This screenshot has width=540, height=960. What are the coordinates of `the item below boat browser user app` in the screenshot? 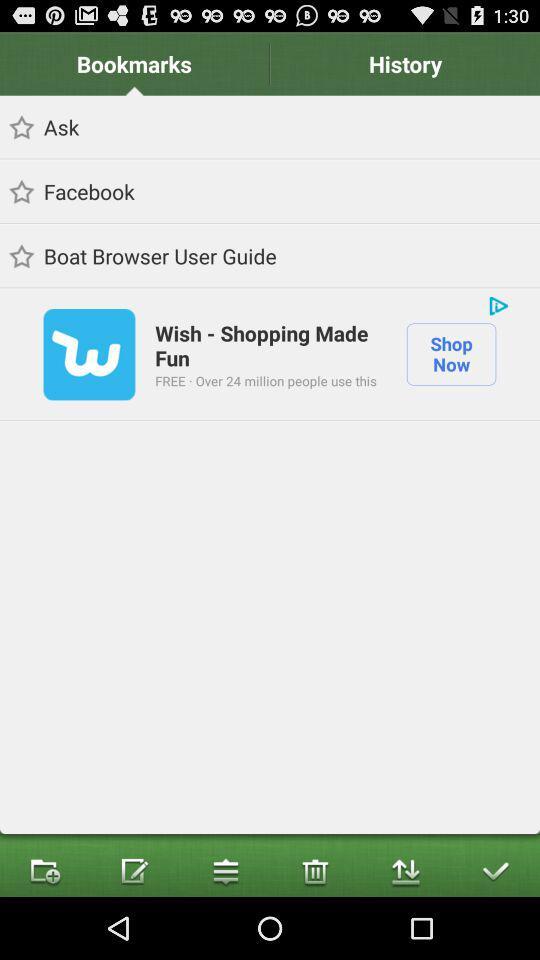 It's located at (497, 305).